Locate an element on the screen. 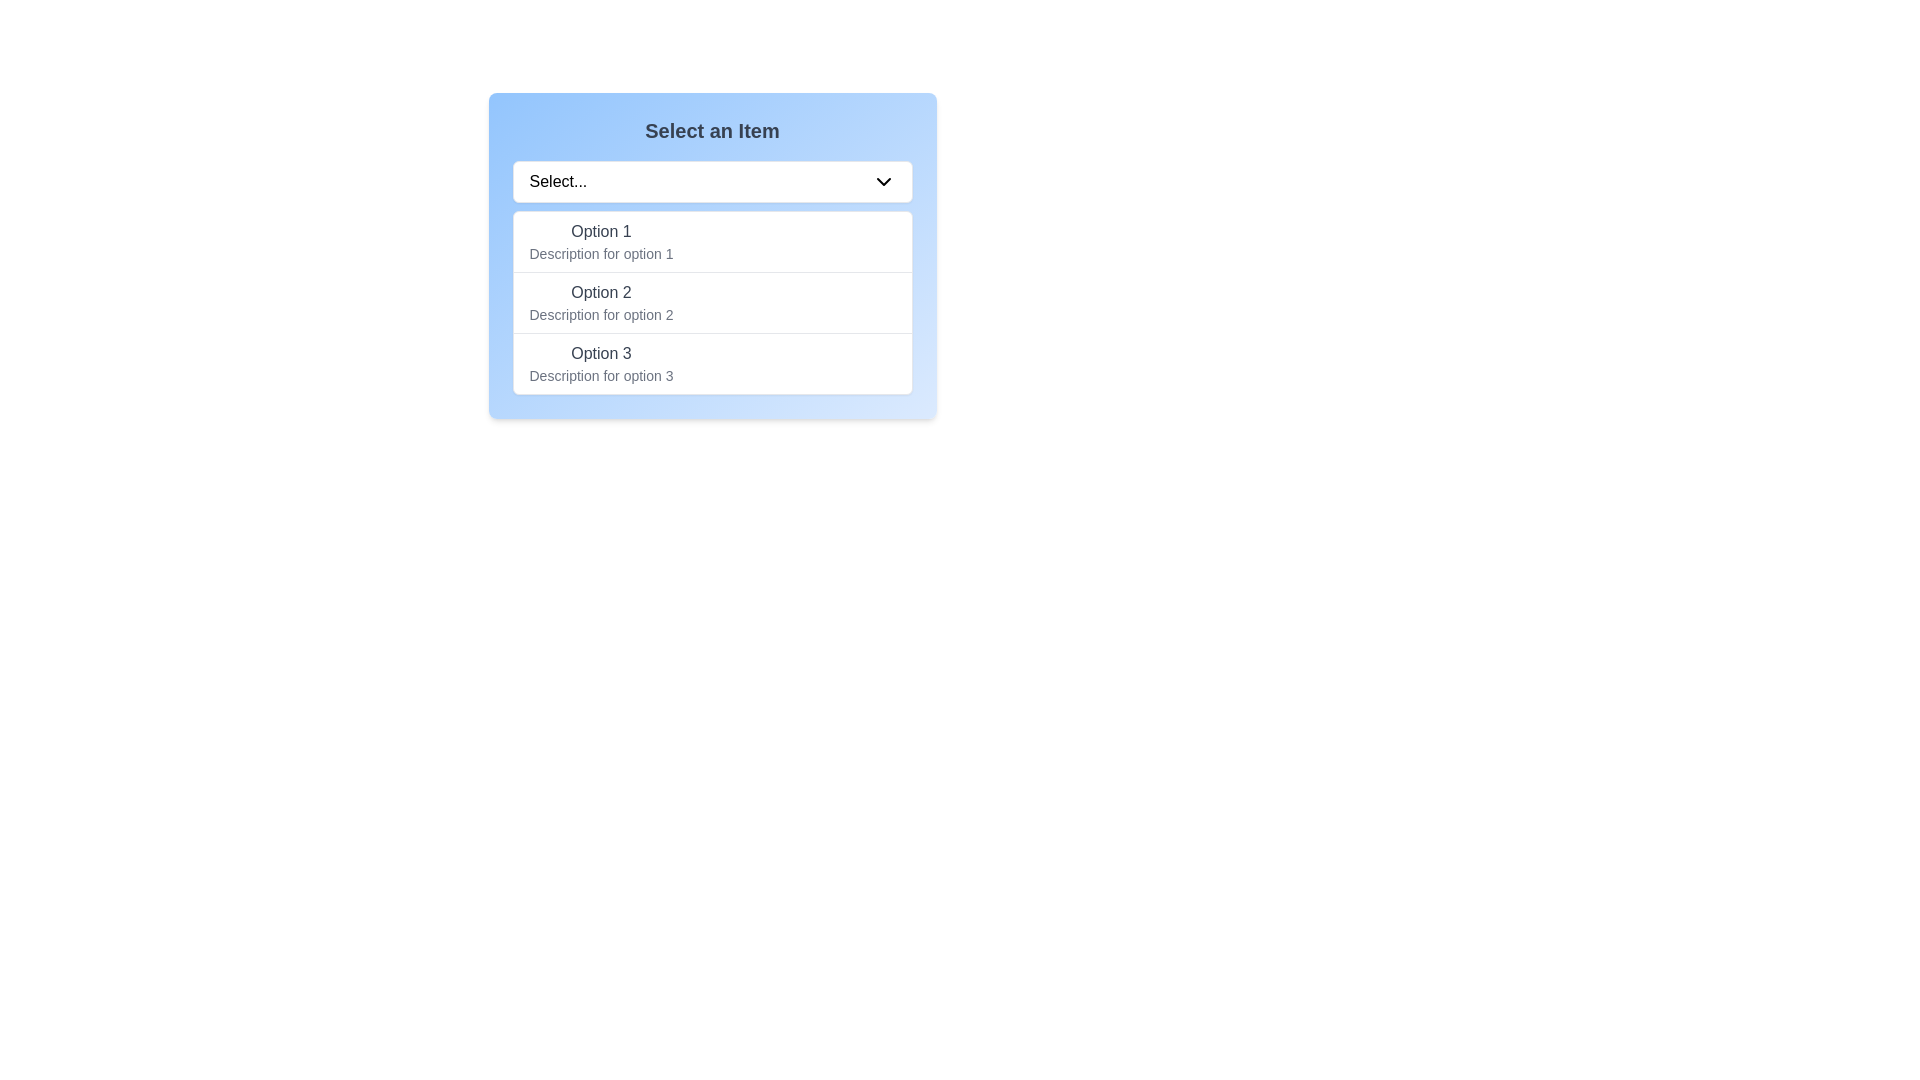  text from the 'Option 1' label, which is styled with a medium-weight font and gray color, located in the first option row of a dropdown-like interface is located at coordinates (600, 230).